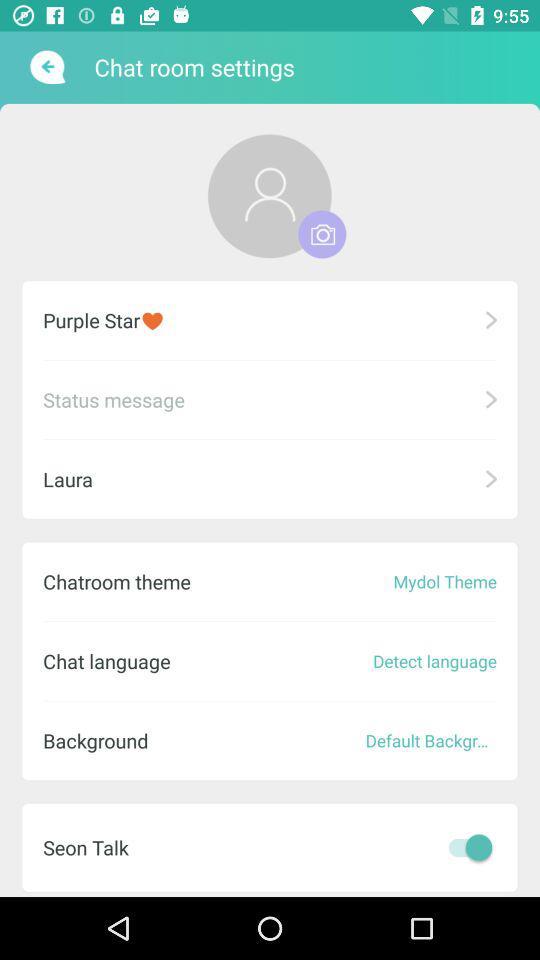 The image size is (540, 960). What do you see at coordinates (45, 67) in the screenshot?
I see `the arrow_backward icon` at bounding box center [45, 67].